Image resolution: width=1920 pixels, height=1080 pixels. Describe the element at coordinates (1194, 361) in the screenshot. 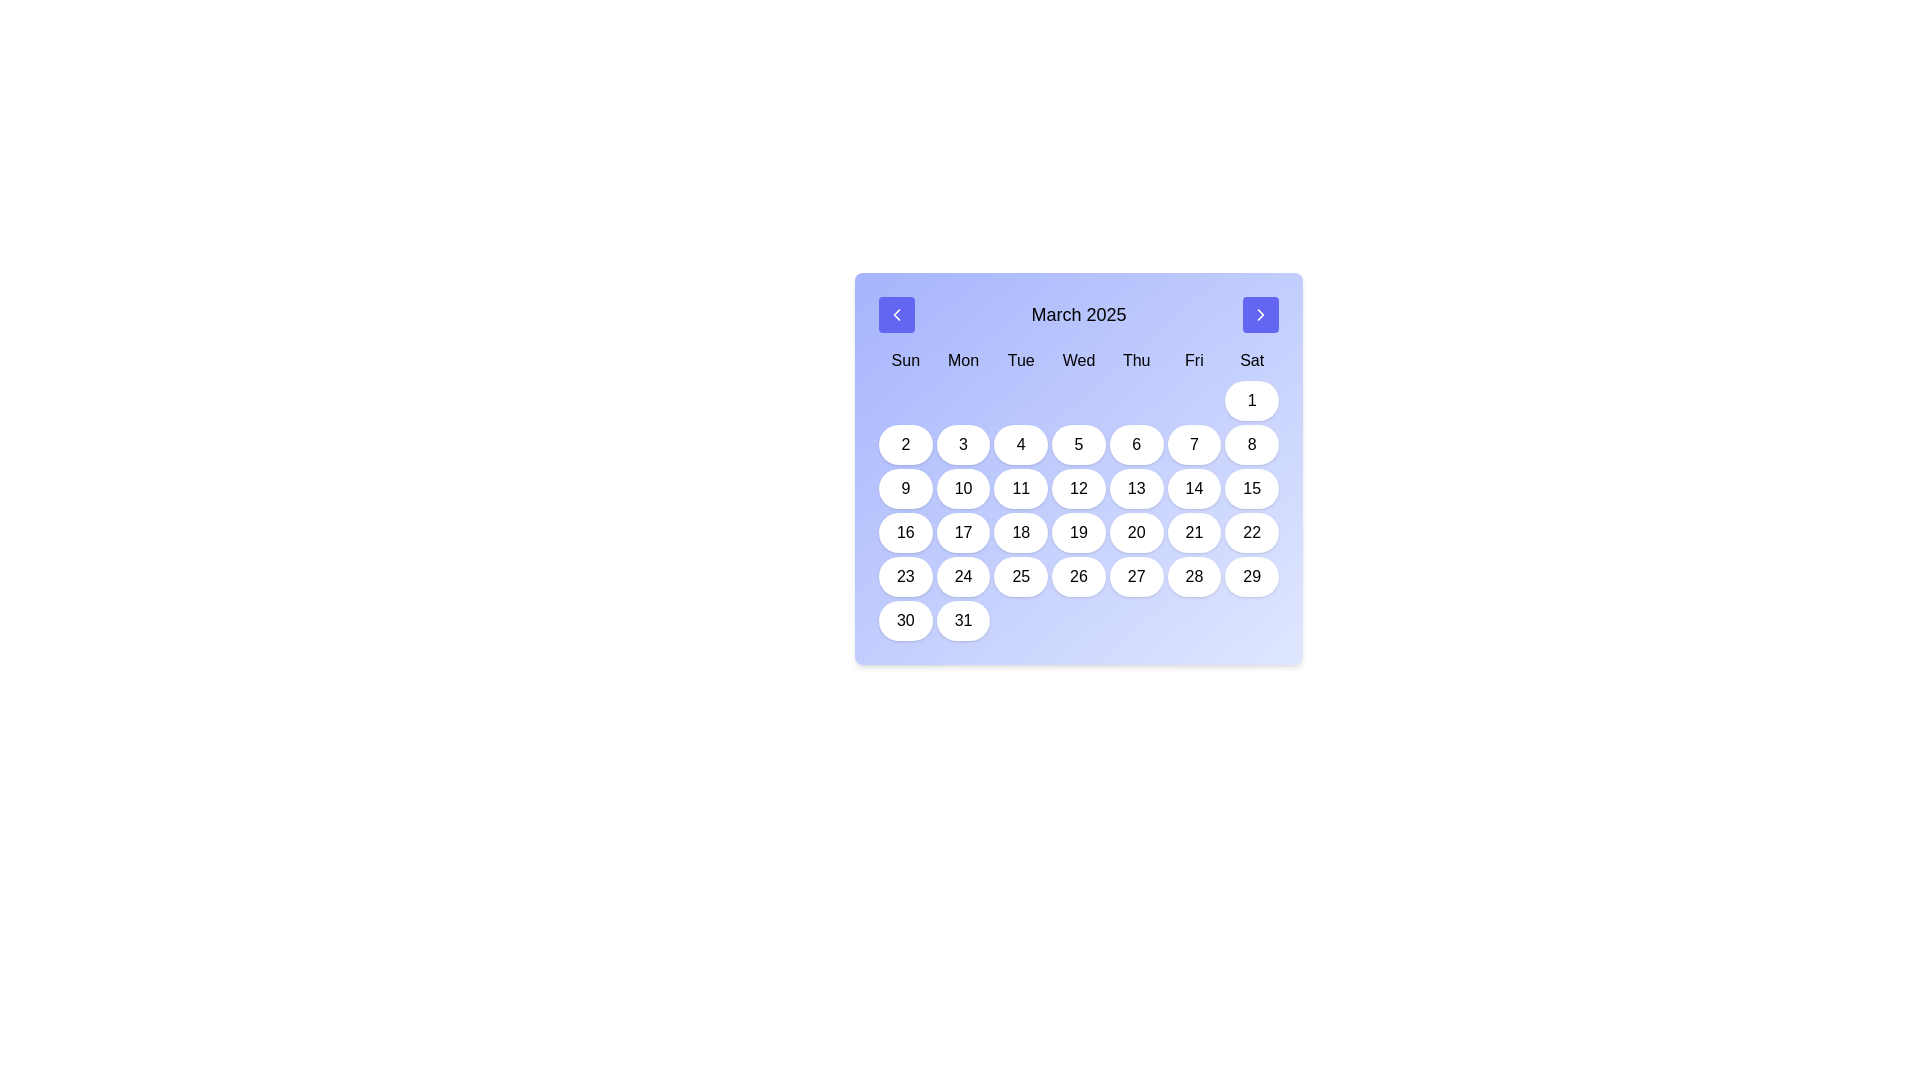

I see `the Text Label for Friday in the calendar interface, which is the sixth element in the row of weekday labels` at that location.